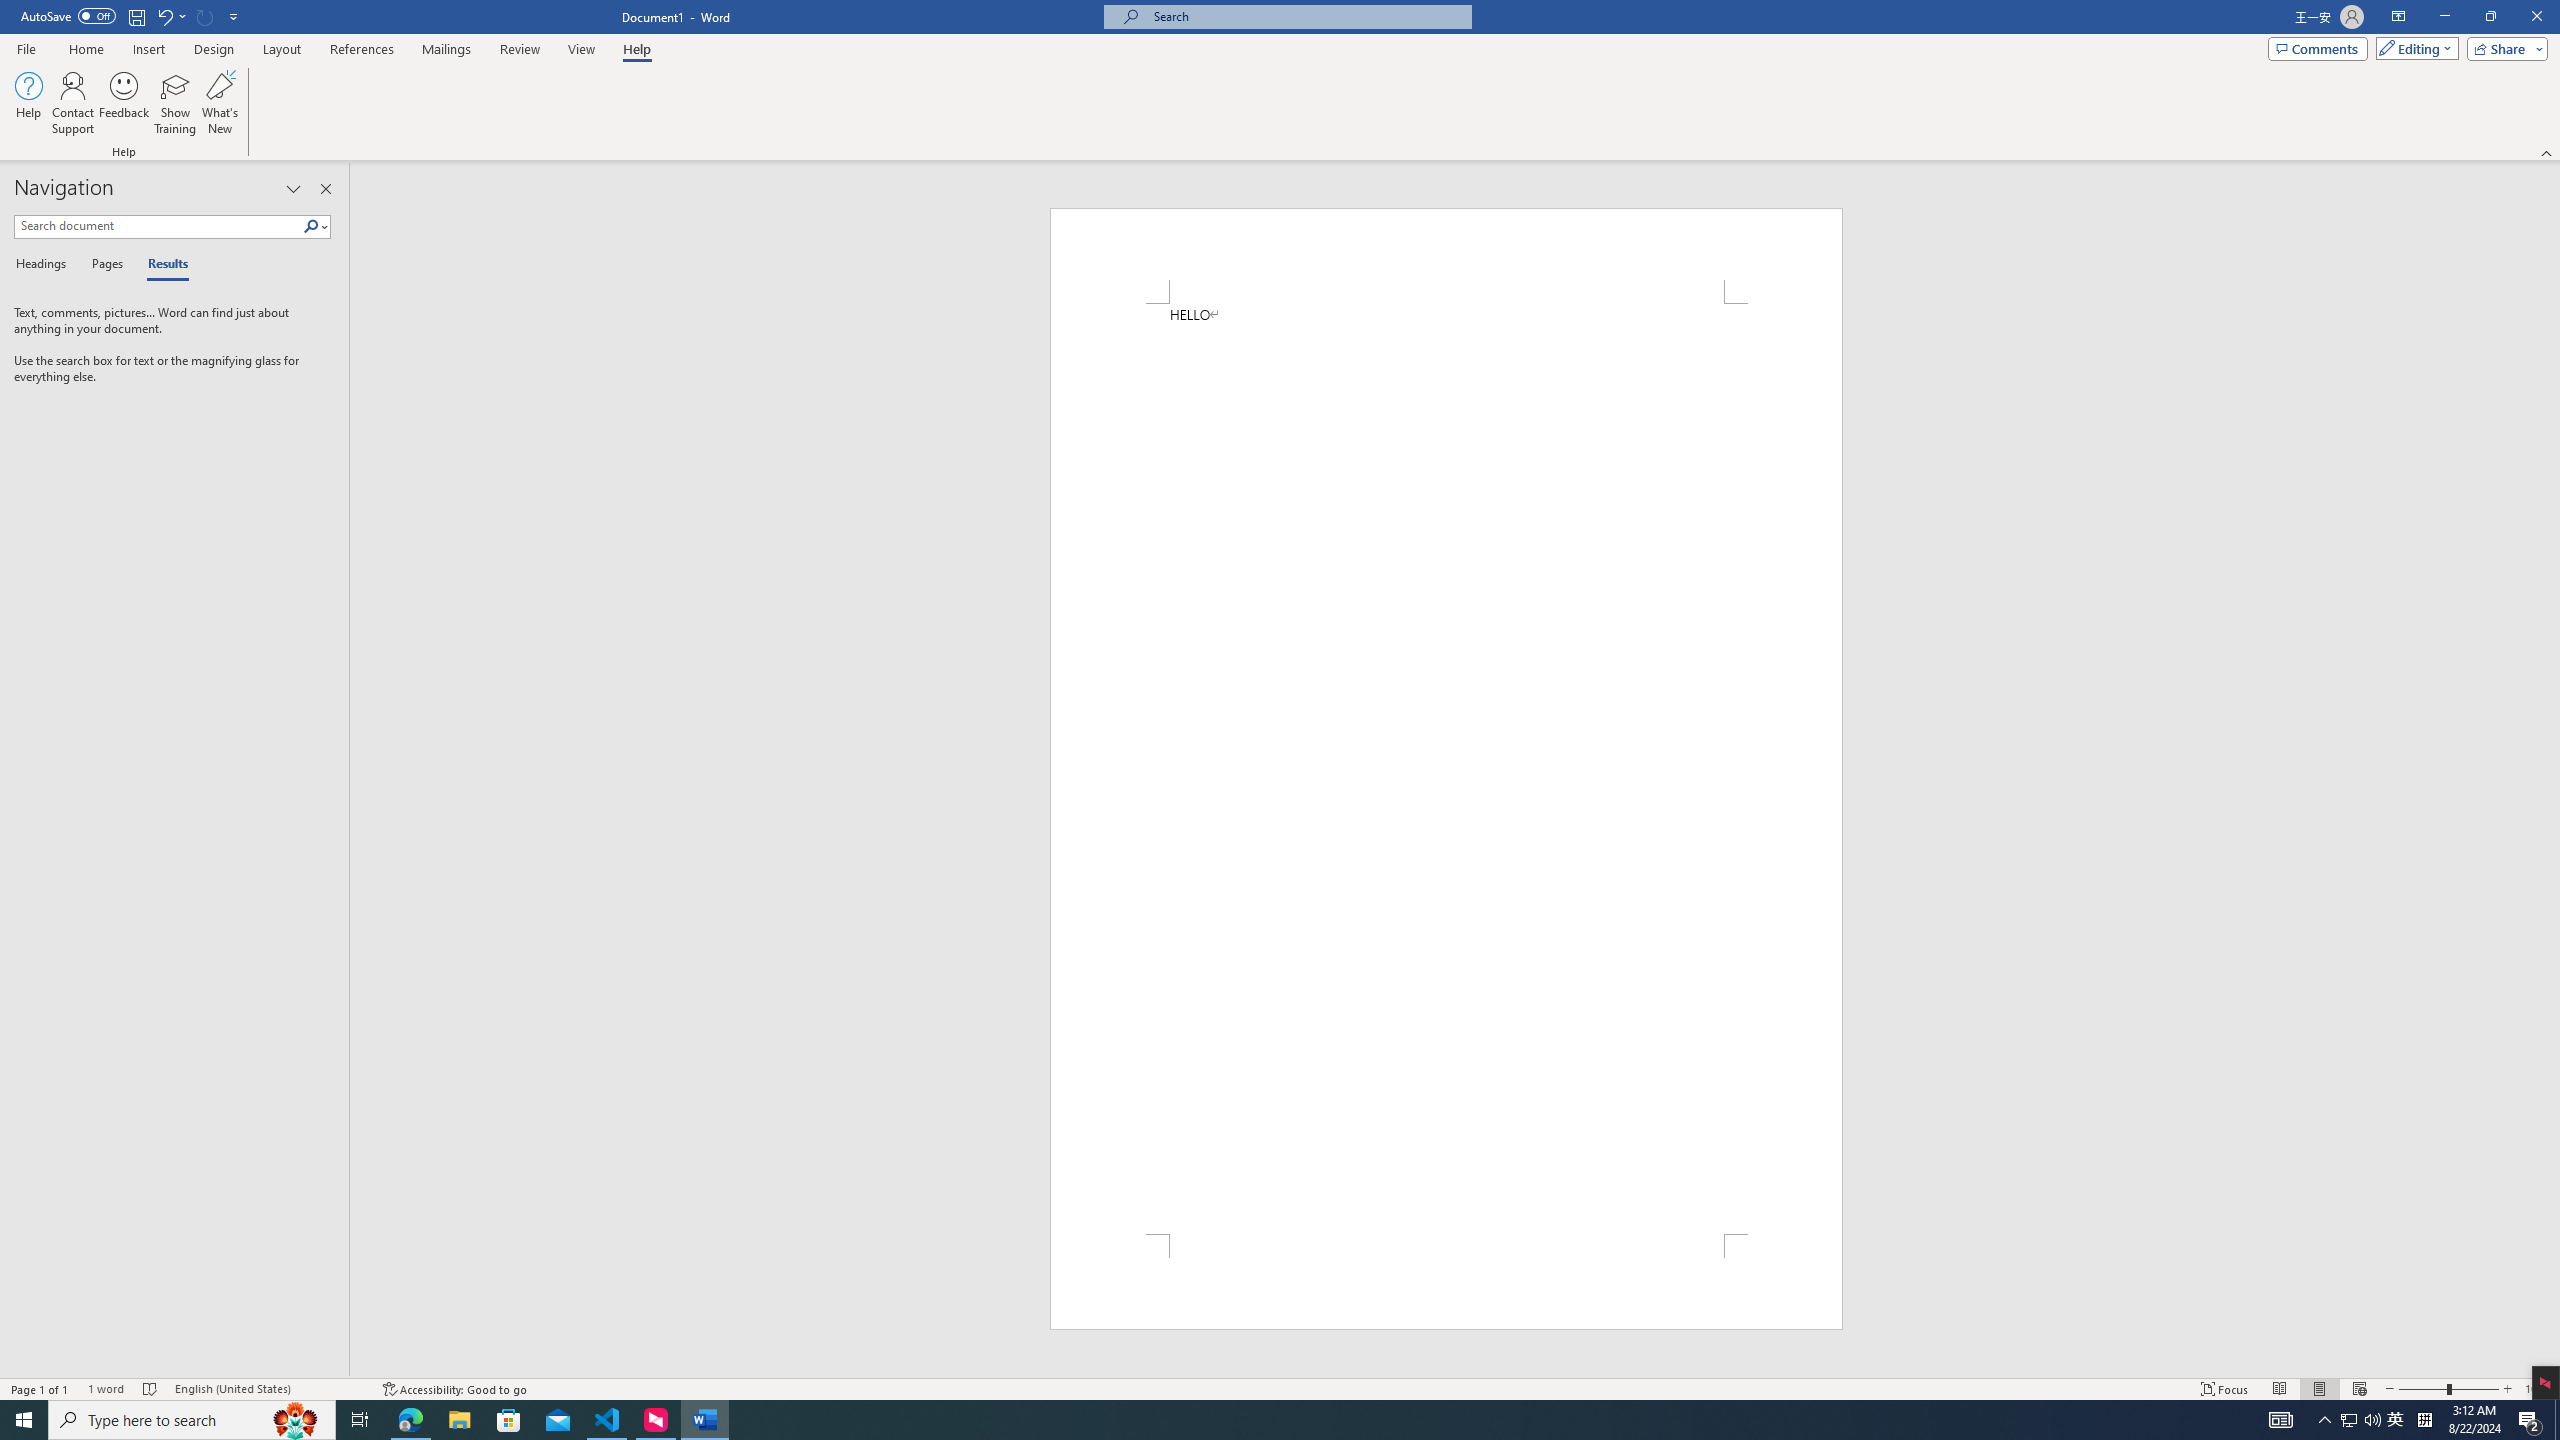 The height and width of the screenshot is (1440, 2560). What do you see at coordinates (311, 225) in the screenshot?
I see `'Search'` at bounding box center [311, 225].